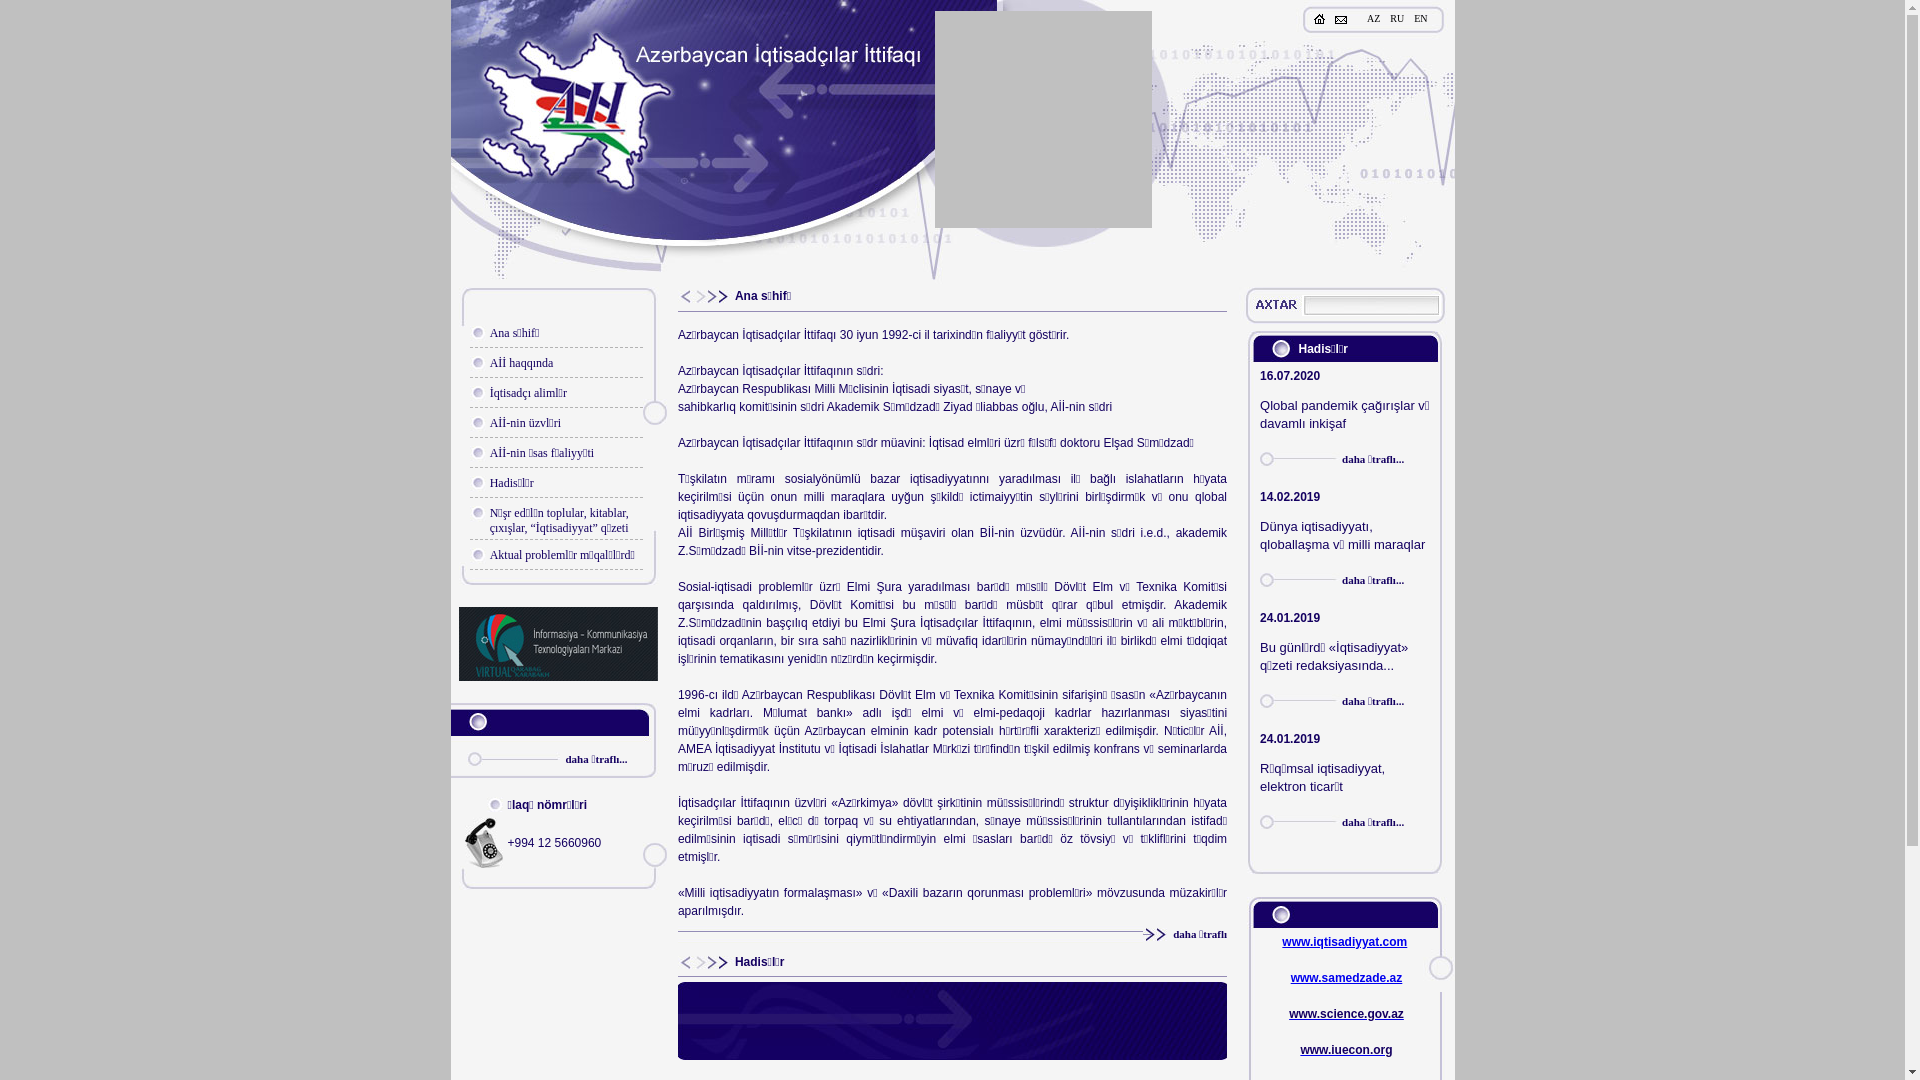 This screenshot has width=1920, height=1080. I want to click on 'AZ', so click(1372, 18).